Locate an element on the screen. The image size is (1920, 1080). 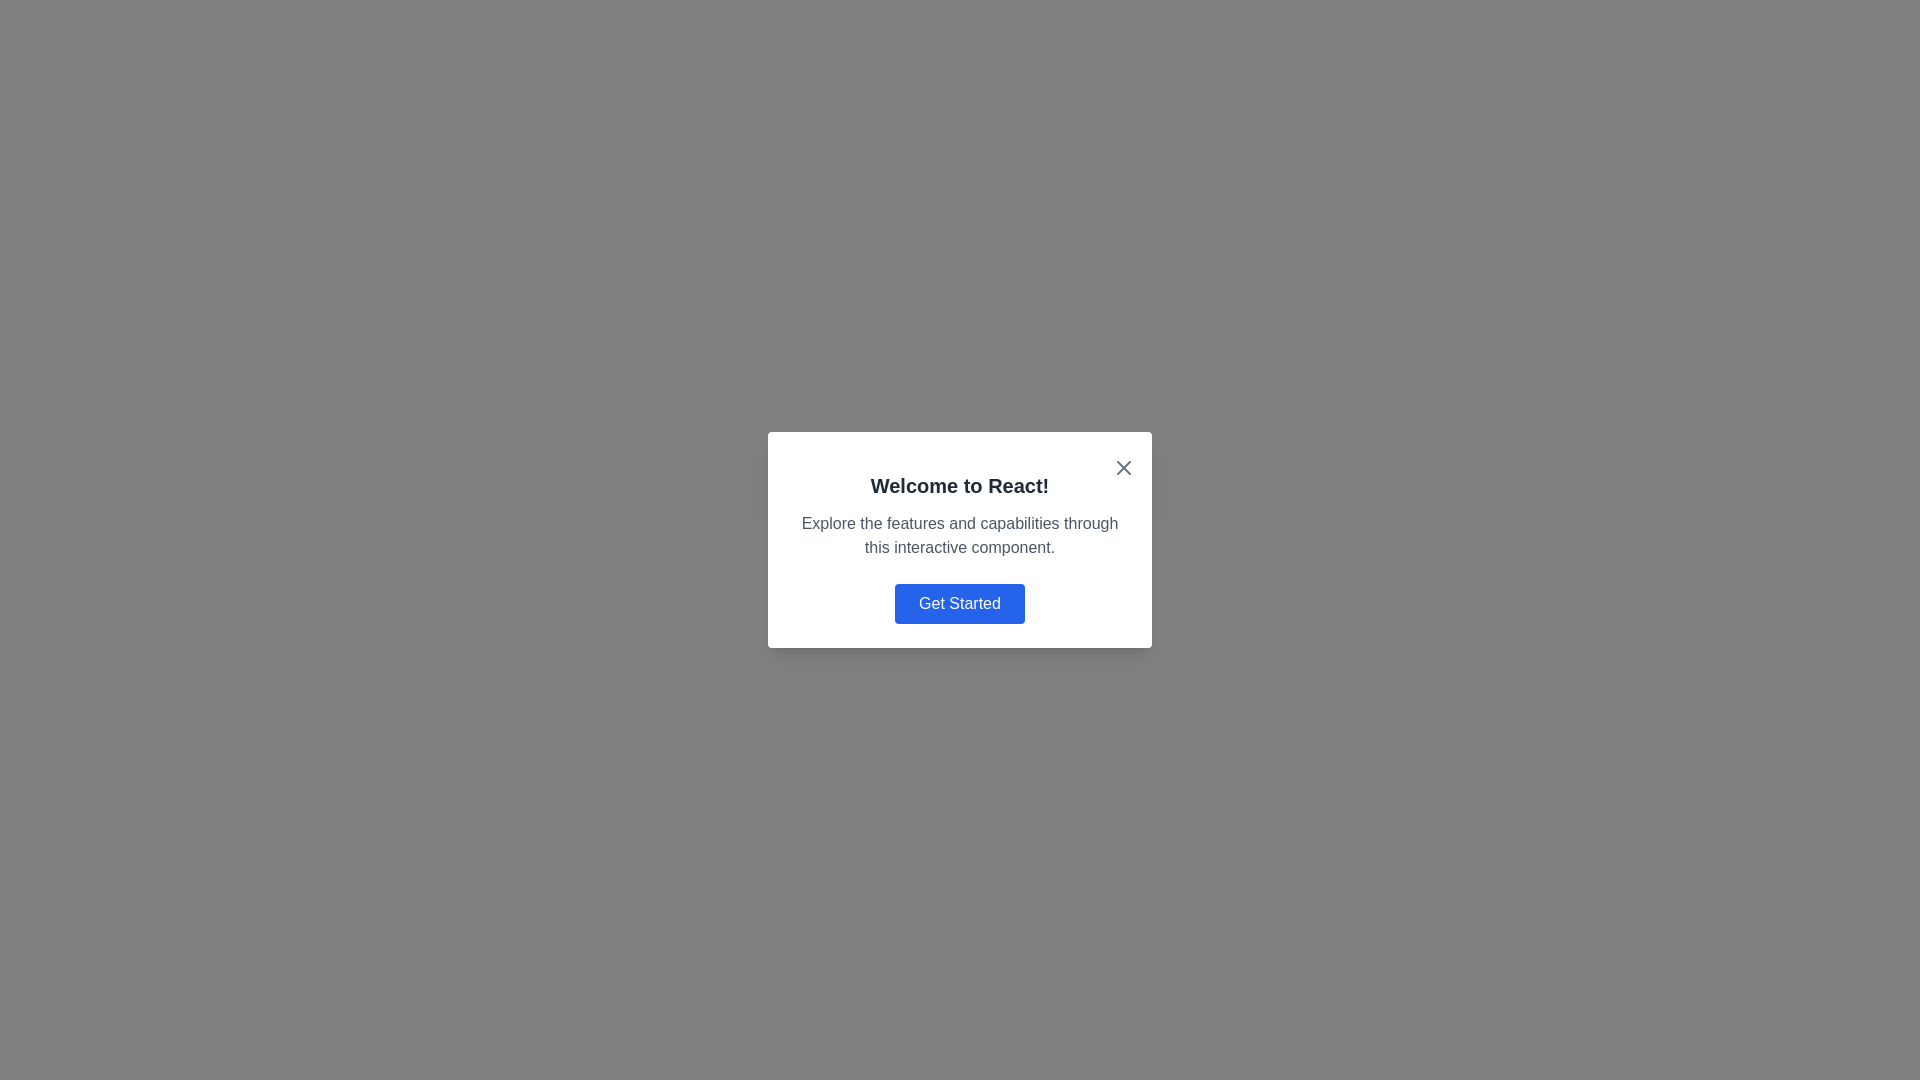
the close button located in the top-right corner of the popup window is located at coordinates (1123, 467).